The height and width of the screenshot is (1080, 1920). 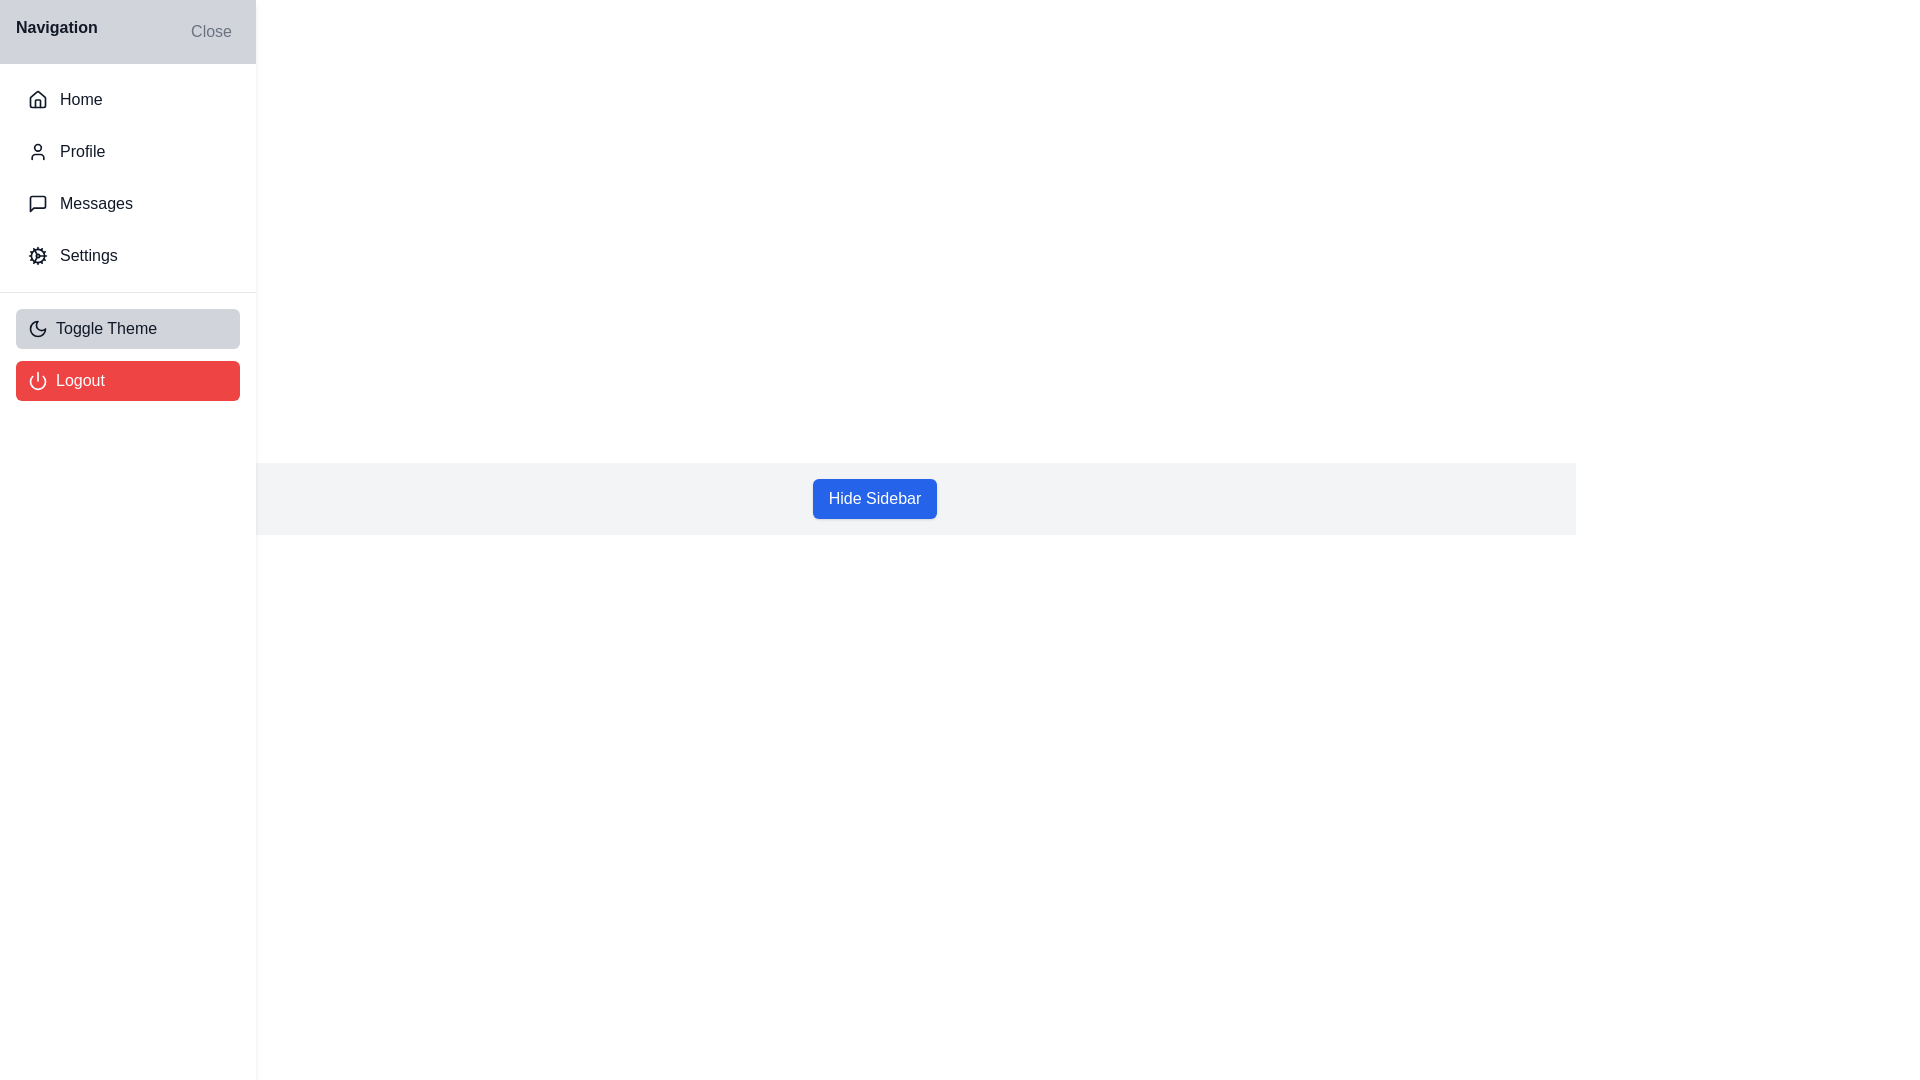 What do you see at coordinates (38, 204) in the screenshot?
I see `the 'Messages' icon in the navigation menu, which is positioned to the left of the text 'Messages'` at bounding box center [38, 204].